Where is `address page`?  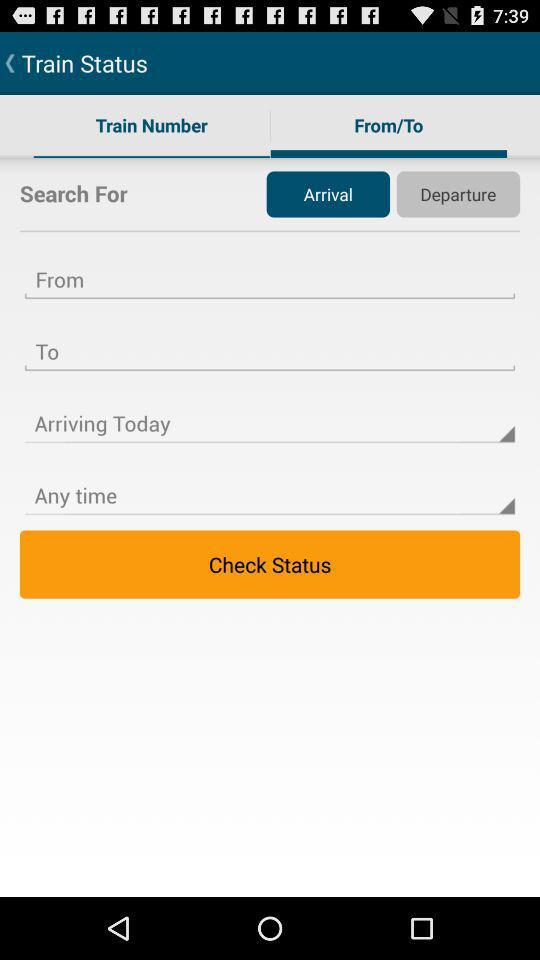
address page is located at coordinates (270, 339).